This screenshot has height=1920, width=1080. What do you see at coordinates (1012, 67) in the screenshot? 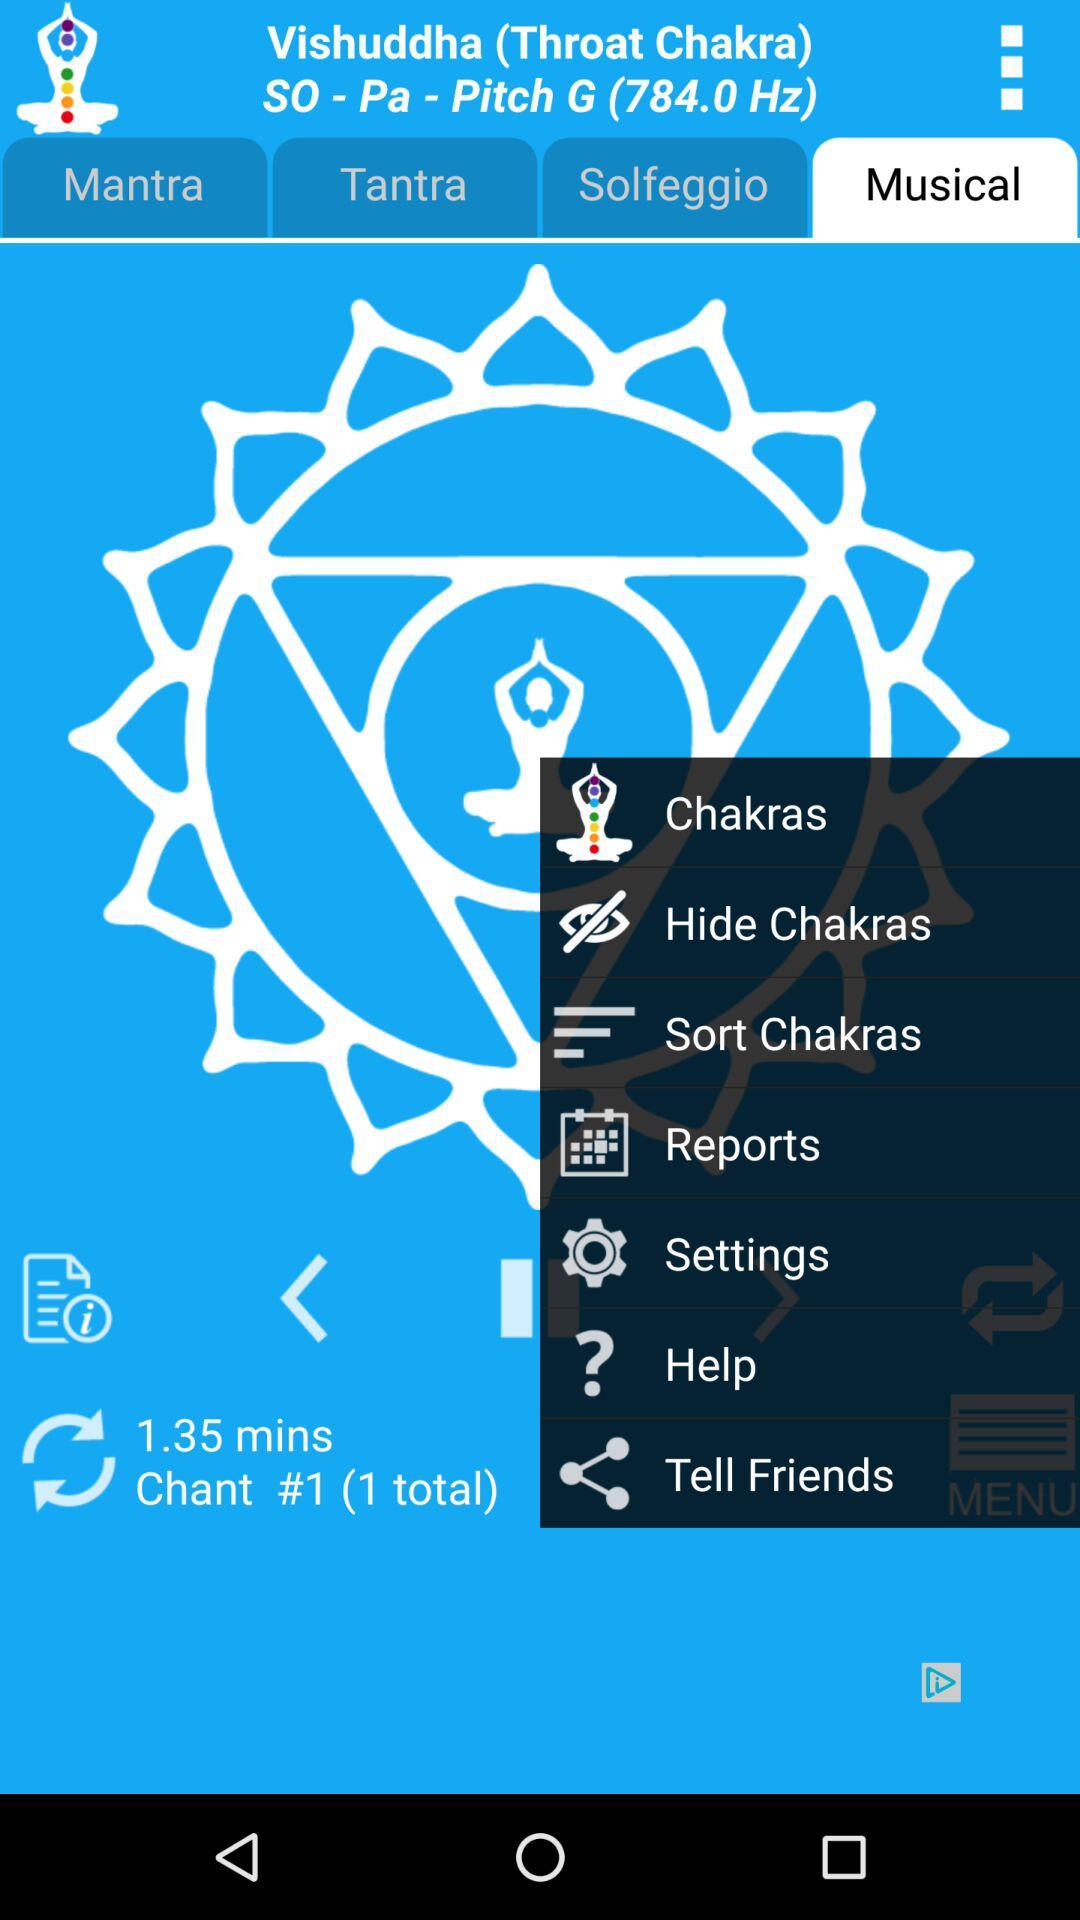
I see `apps` at bounding box center [1012, 67].